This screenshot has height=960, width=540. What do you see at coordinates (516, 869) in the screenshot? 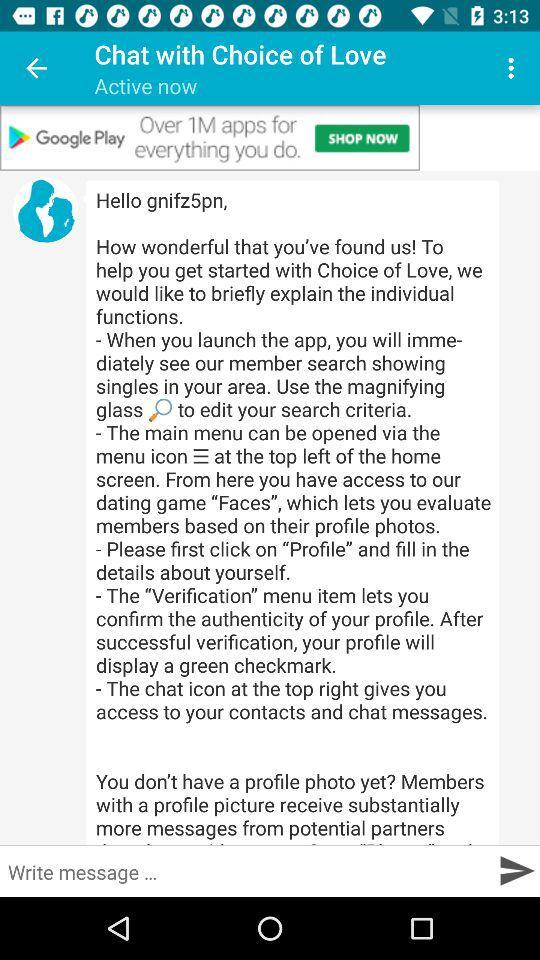
I see `go next` at bounding box center [516, 869].